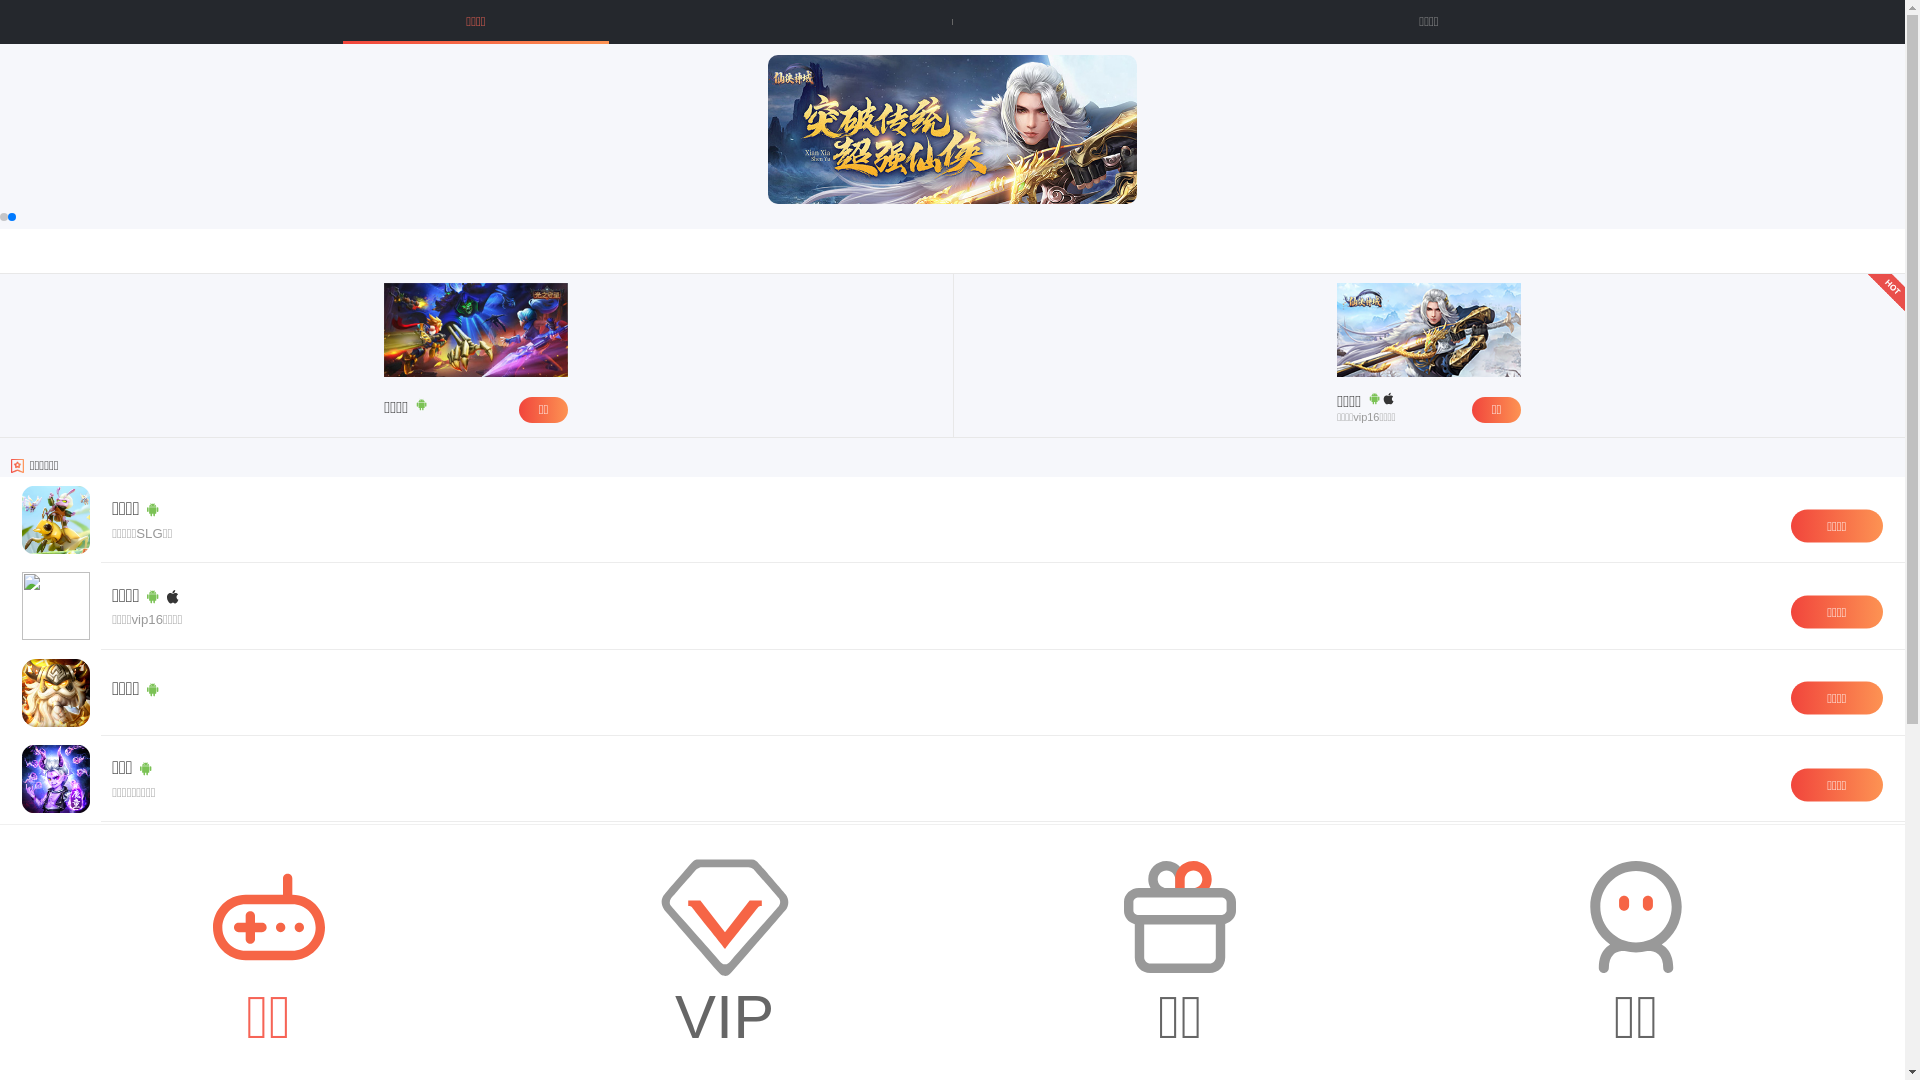 The image size is (1920, 1080). Describe the element at coordinates (723, 951) in the screenshot. I see `'VIP'` at that location.